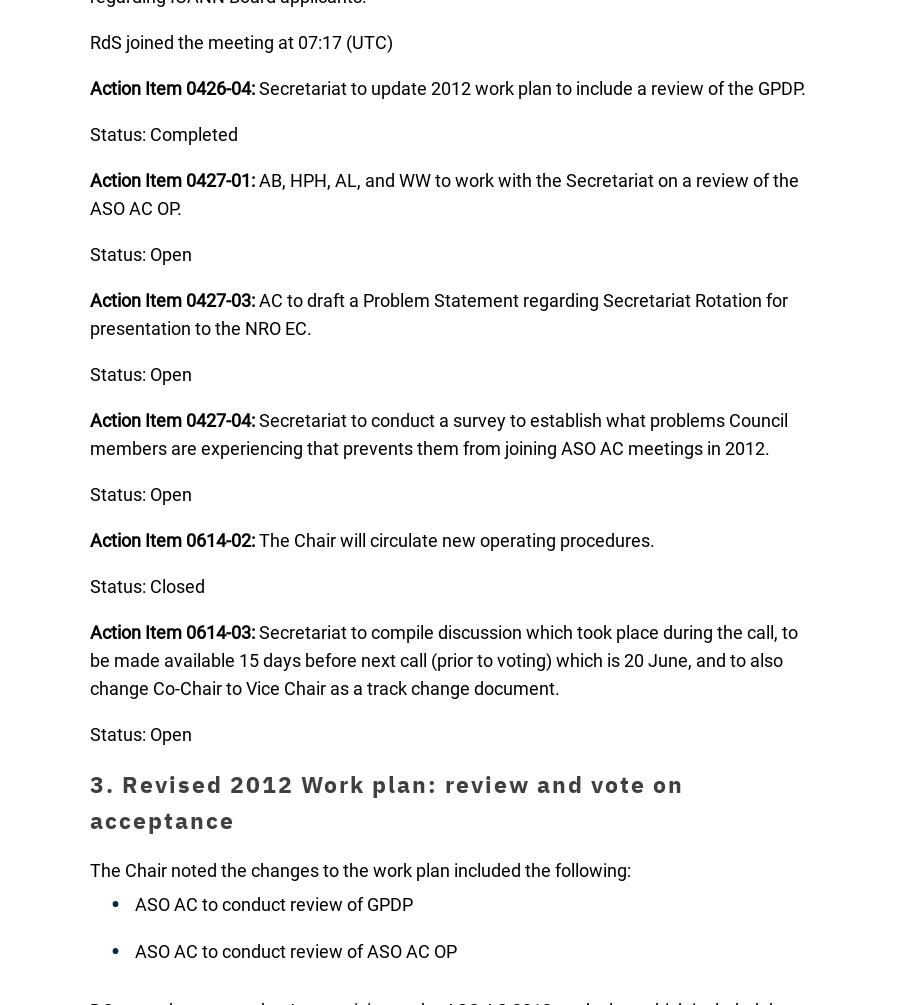 This screenshot has width=915, height=1005. I want to click on 'The Chair will circulate new operating procedures.', so click(254, 539).